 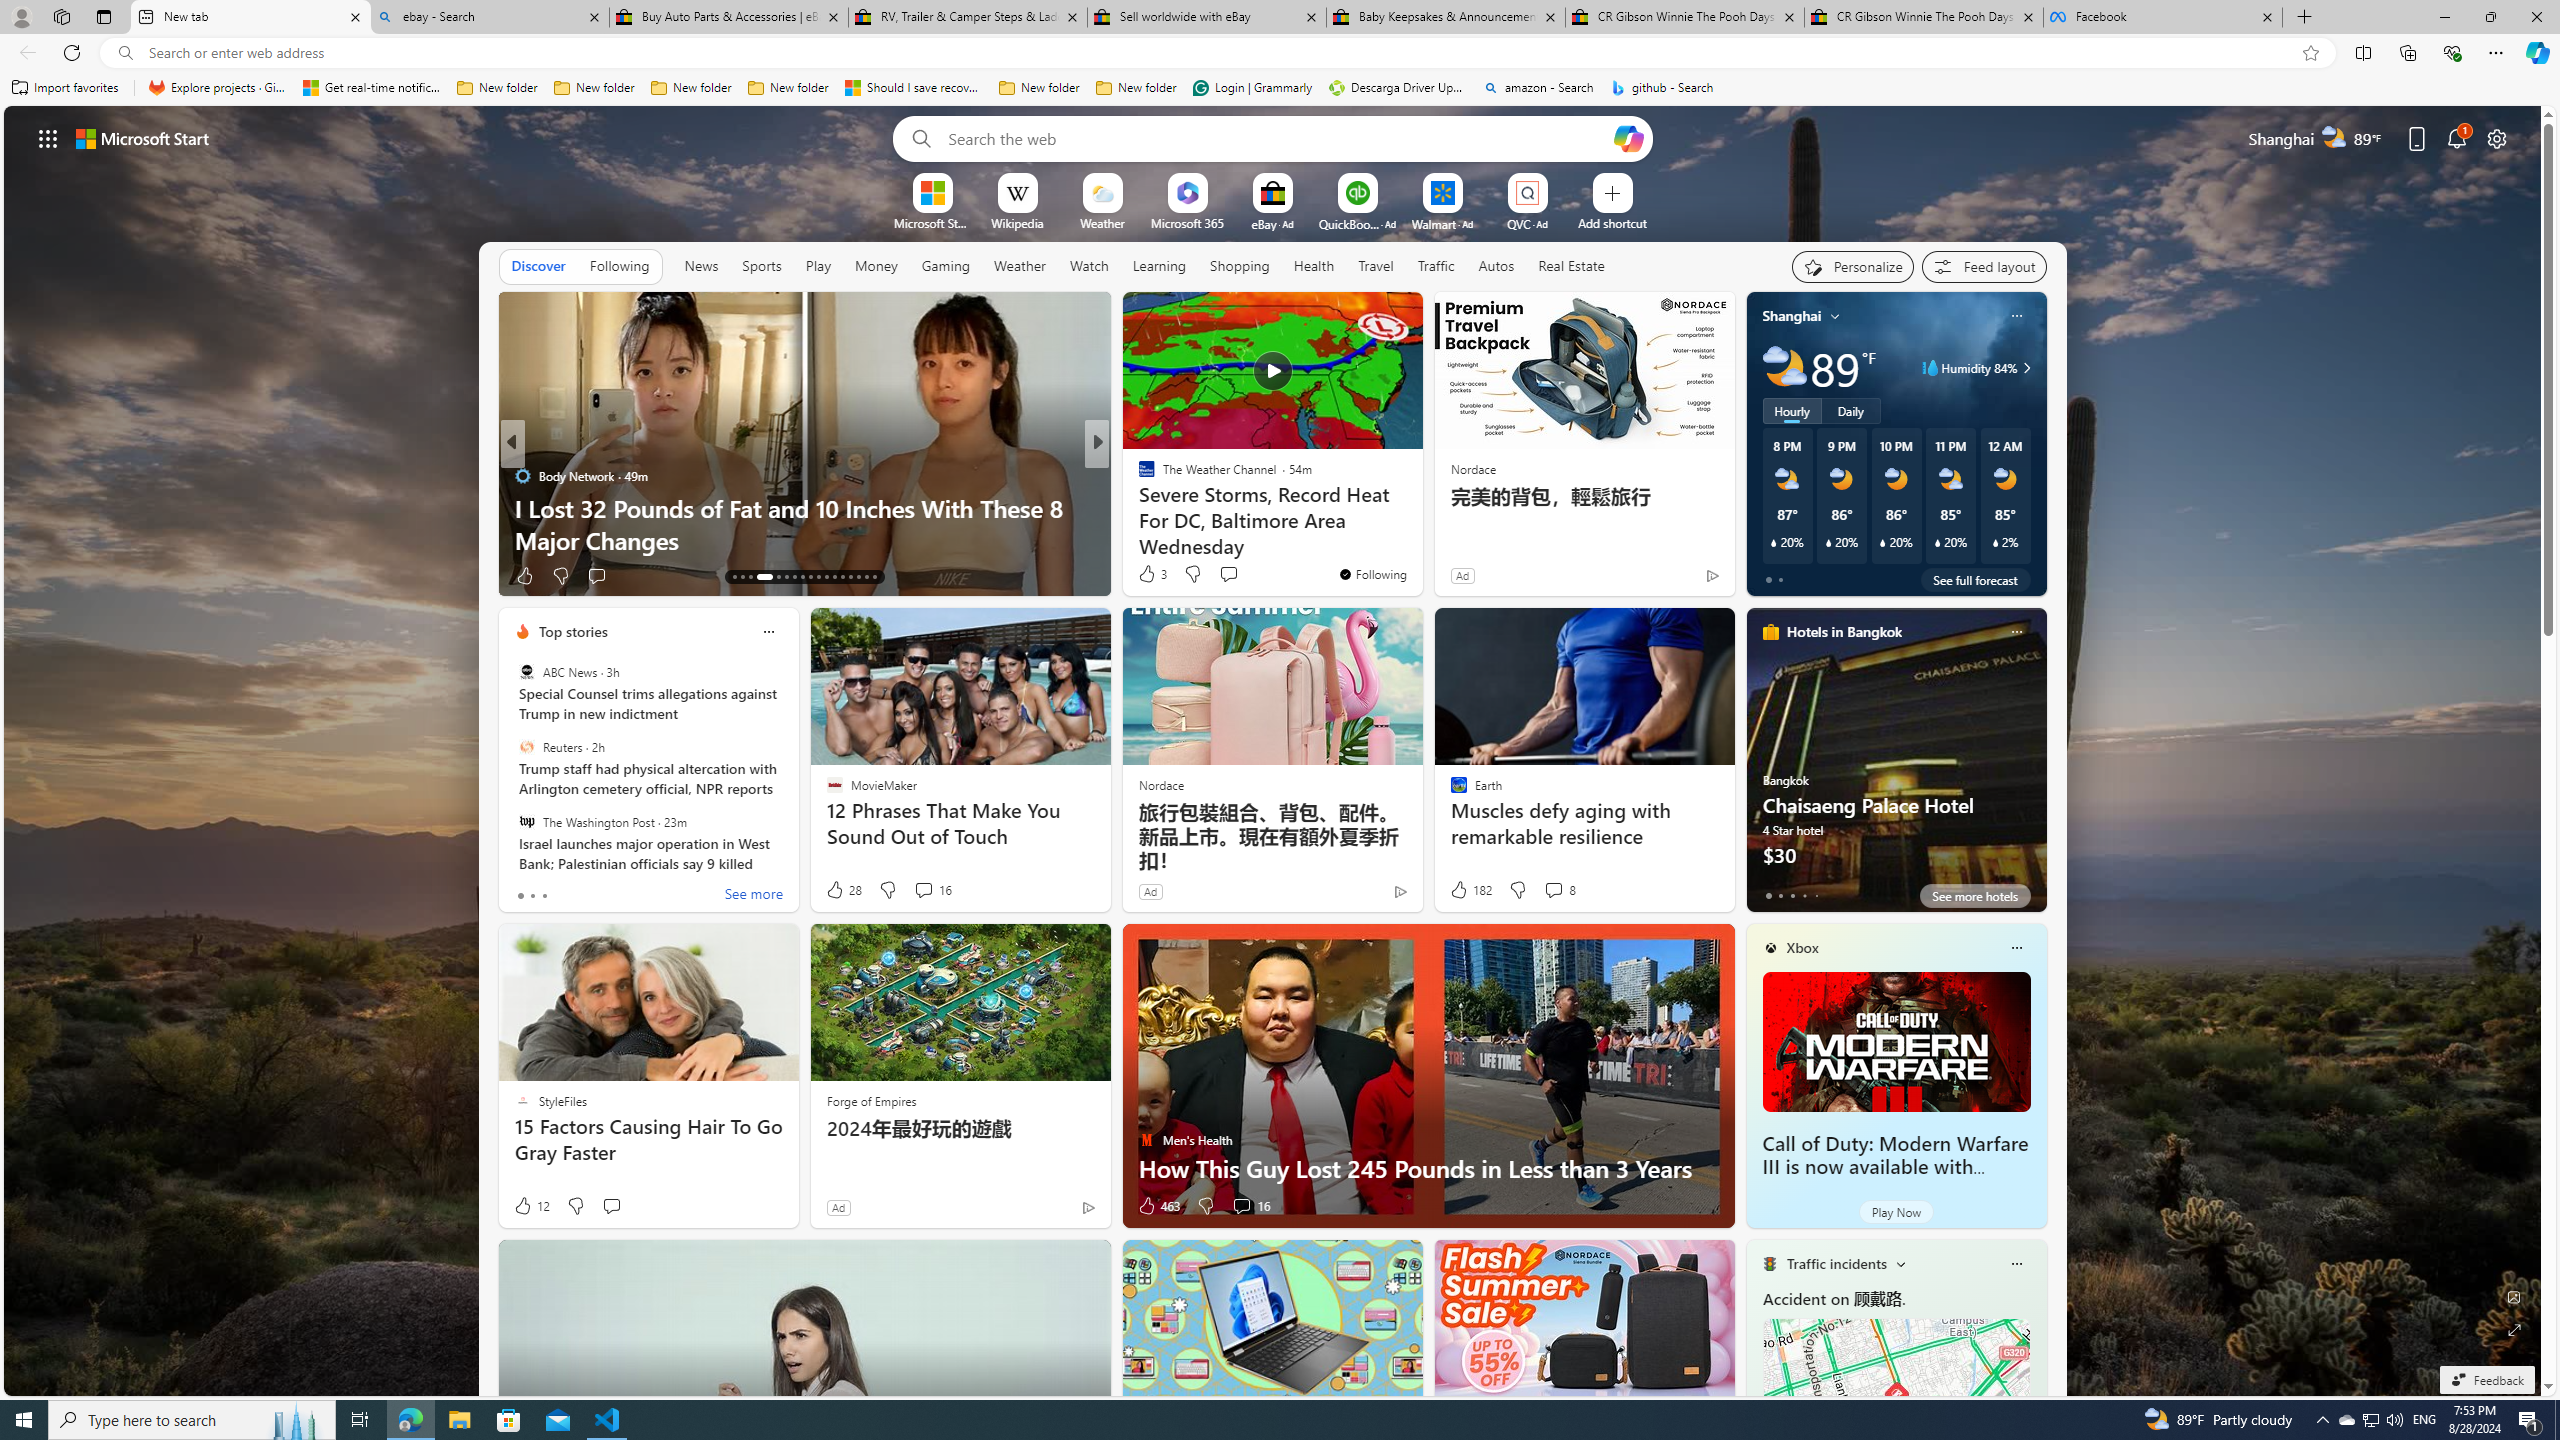 I want to click on 'ABC News', so click(x=525, y=671).